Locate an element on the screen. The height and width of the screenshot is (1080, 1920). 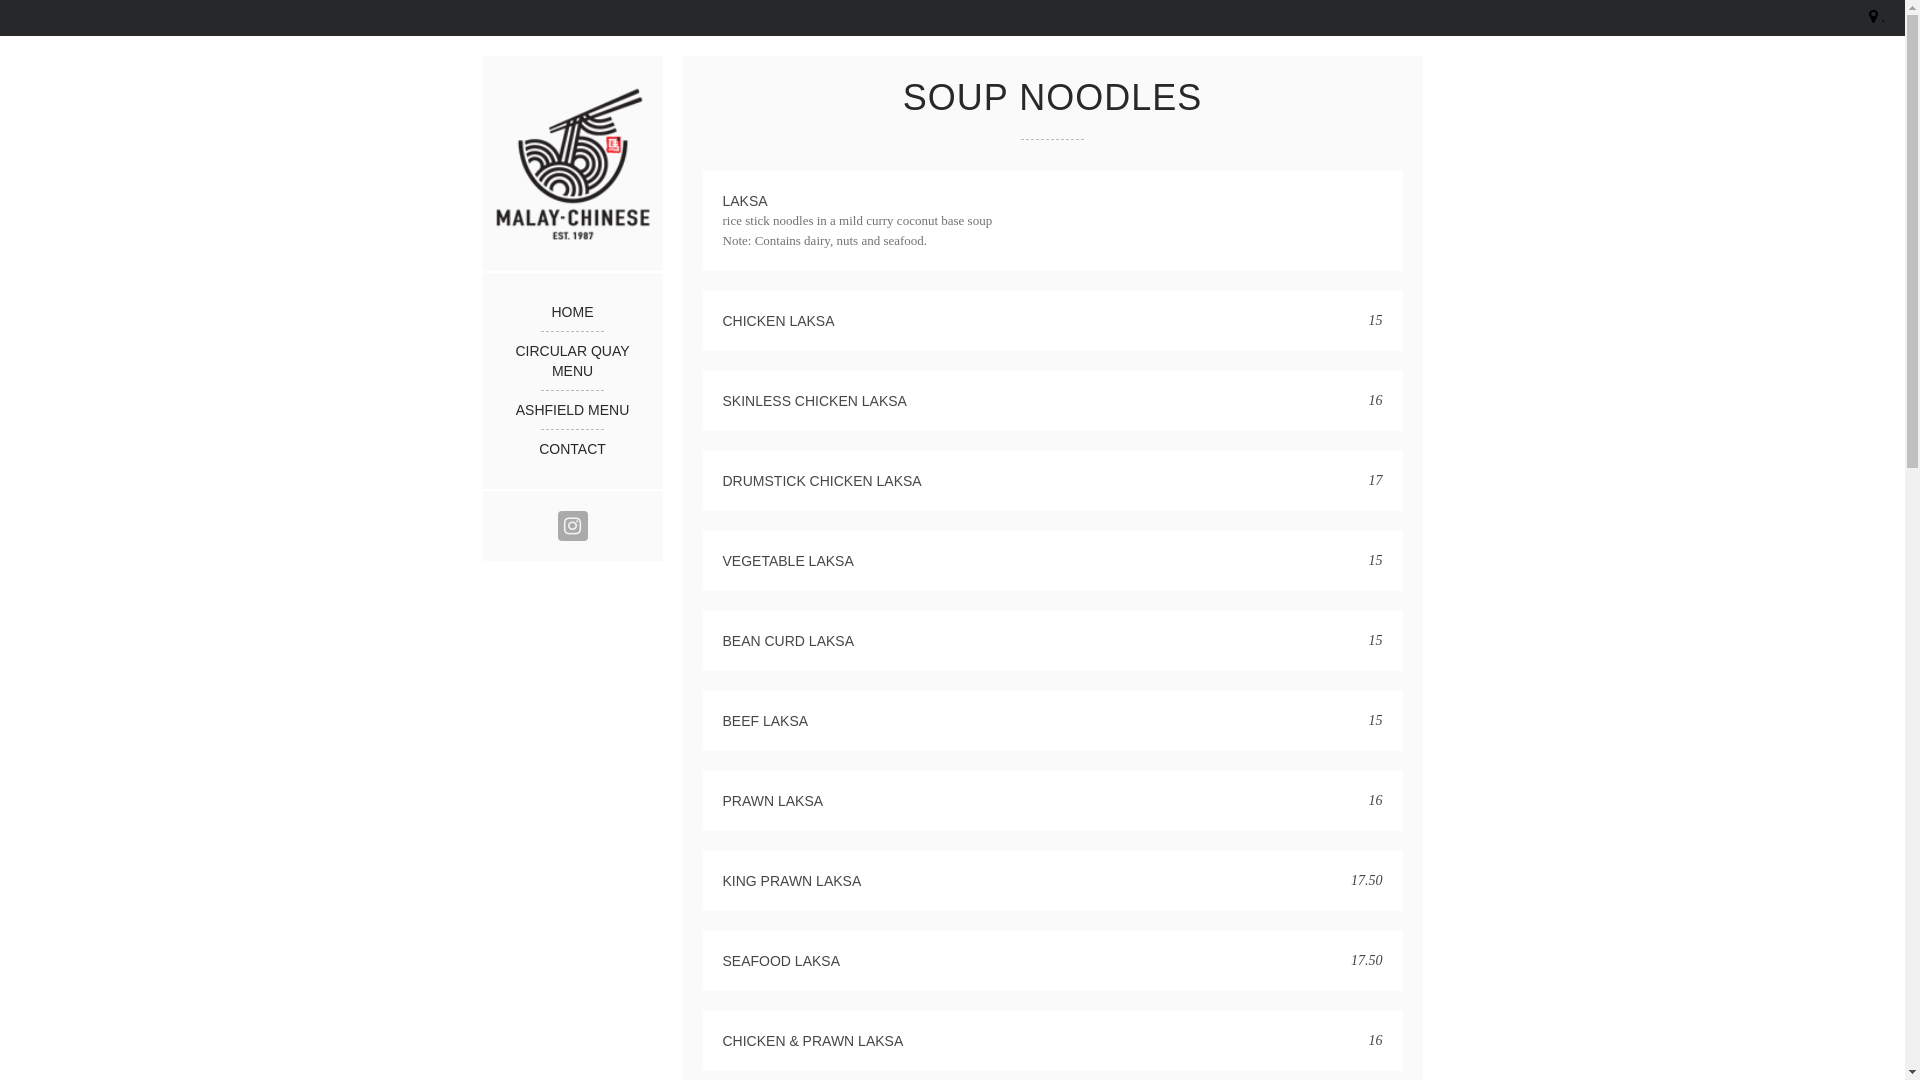
'CIRCULAR QUAY MENU' is located at coordinates (502, 361).